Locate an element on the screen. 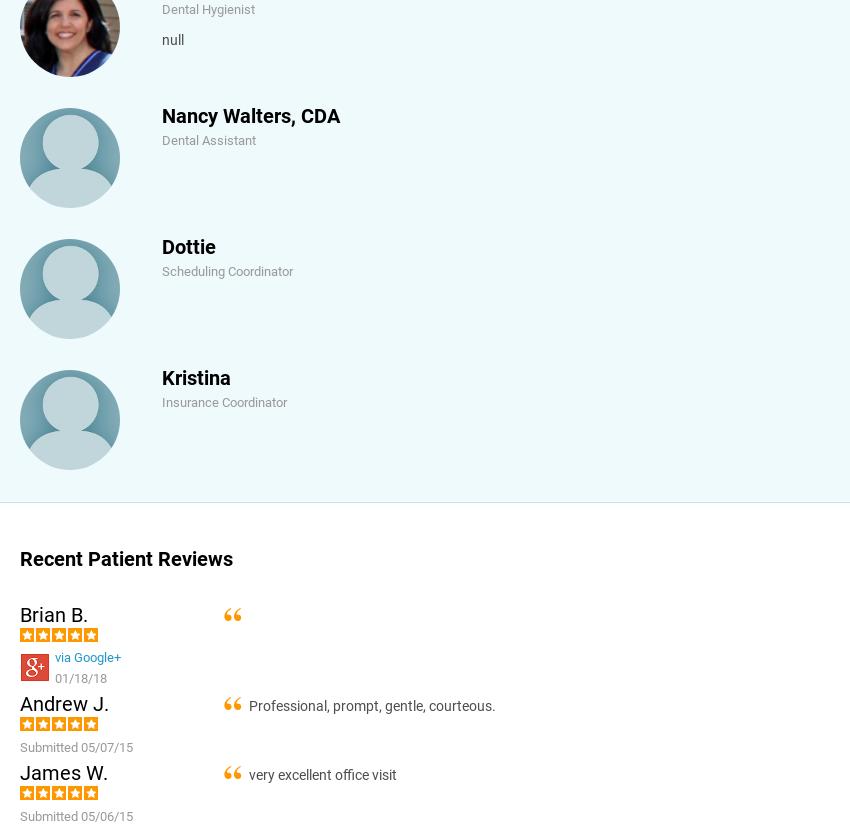 Image resolution: width=850 pixels, height=824 pixels. 'Submitted 05/06/15' is located at coordinates (18, 815).